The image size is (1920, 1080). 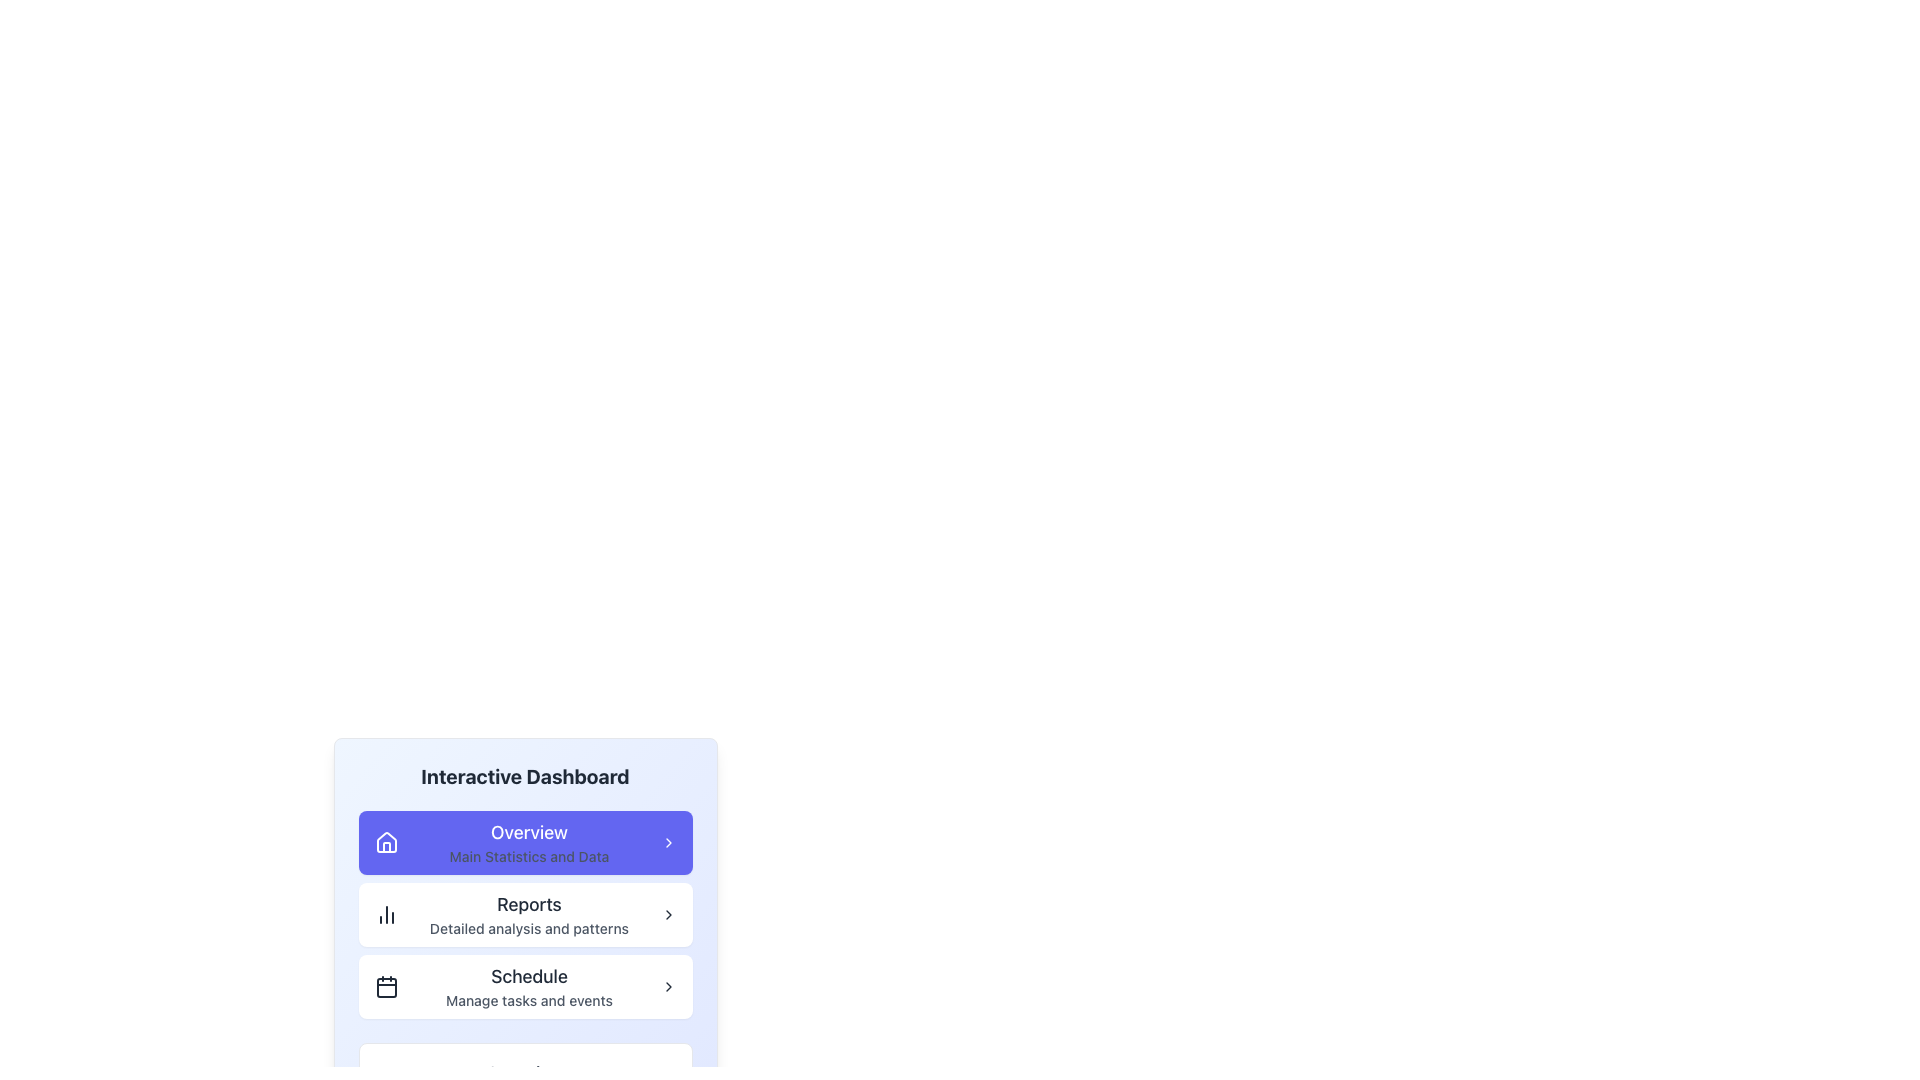 What do you see at coordinates (386, 843) in the screenshot?
I see `the 'Overview' icon located on the top-left side of the 'Overview' button in the vertical navigation list of the 'Interactive Dashboard' panel` at bounding box center [386, 843].